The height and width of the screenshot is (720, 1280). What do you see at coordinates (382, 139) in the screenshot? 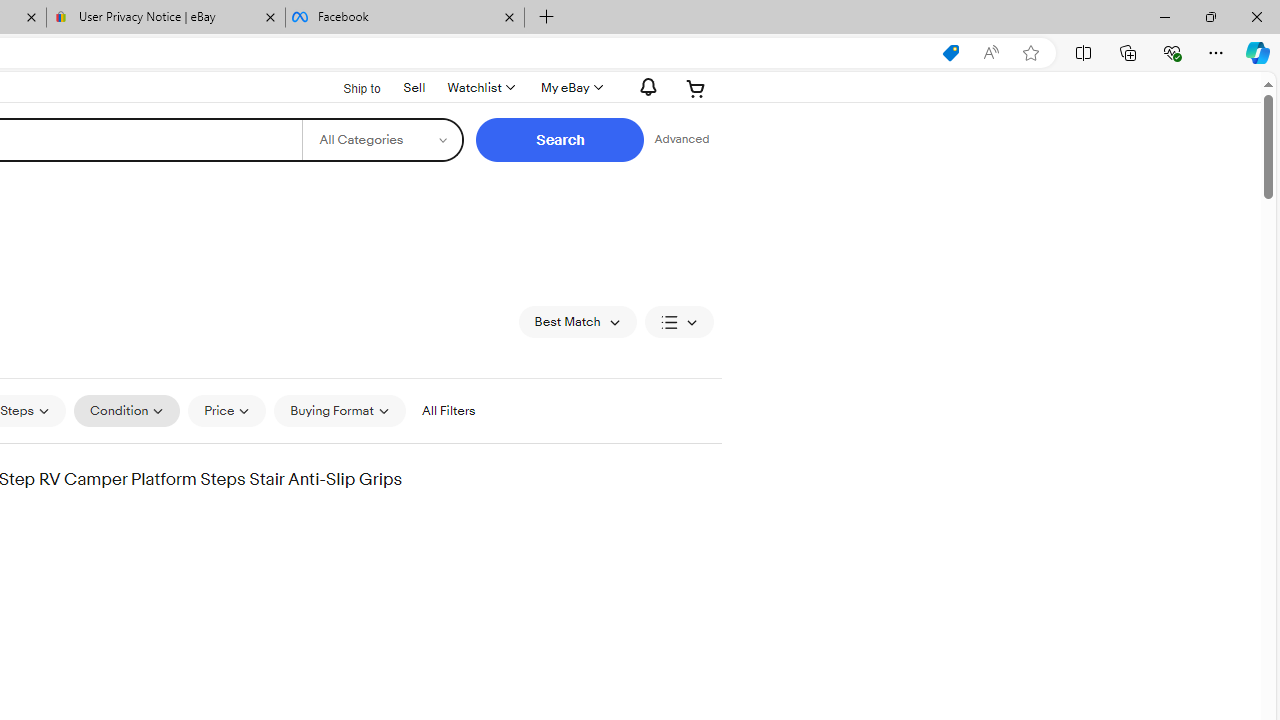
I see `'Select a category for search'` at bounding box center [382, 139].